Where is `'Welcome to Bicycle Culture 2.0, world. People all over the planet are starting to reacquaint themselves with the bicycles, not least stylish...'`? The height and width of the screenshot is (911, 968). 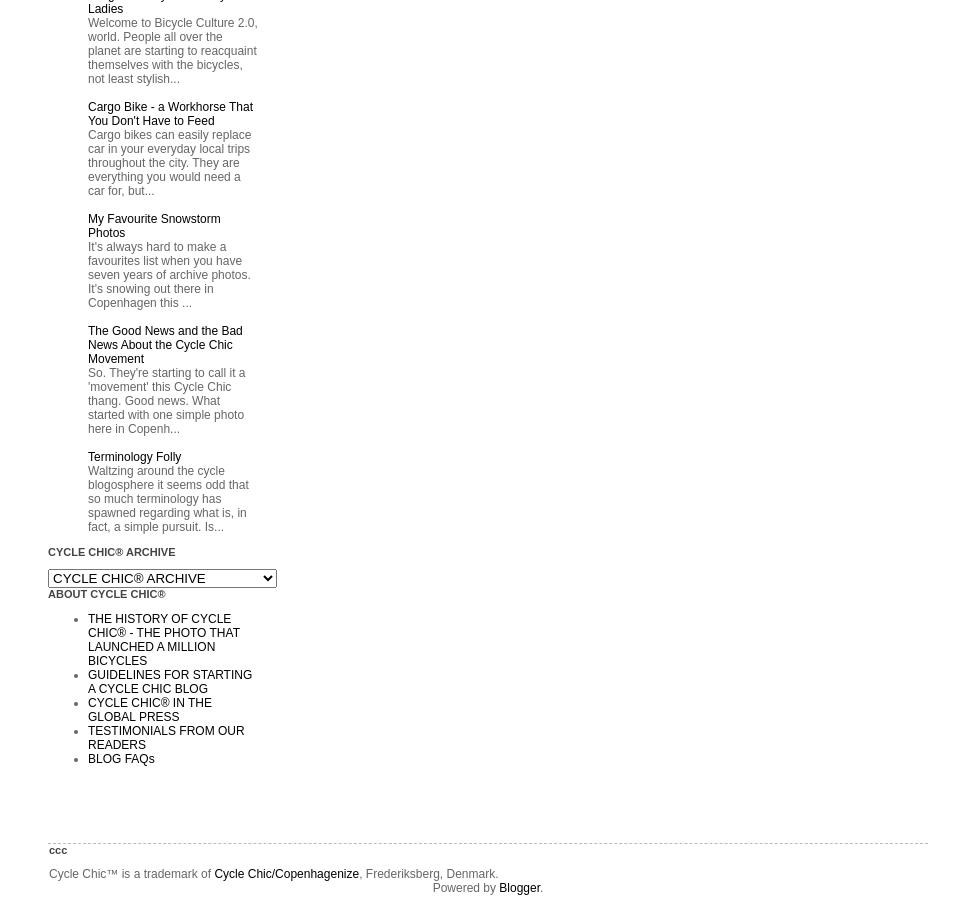
'Welcome to Bicycle Culture 2.0, world. People all over the planet are starting to reacquaint themselves with the bicycles, not least stylish...' is located at coordinates (172, 50).